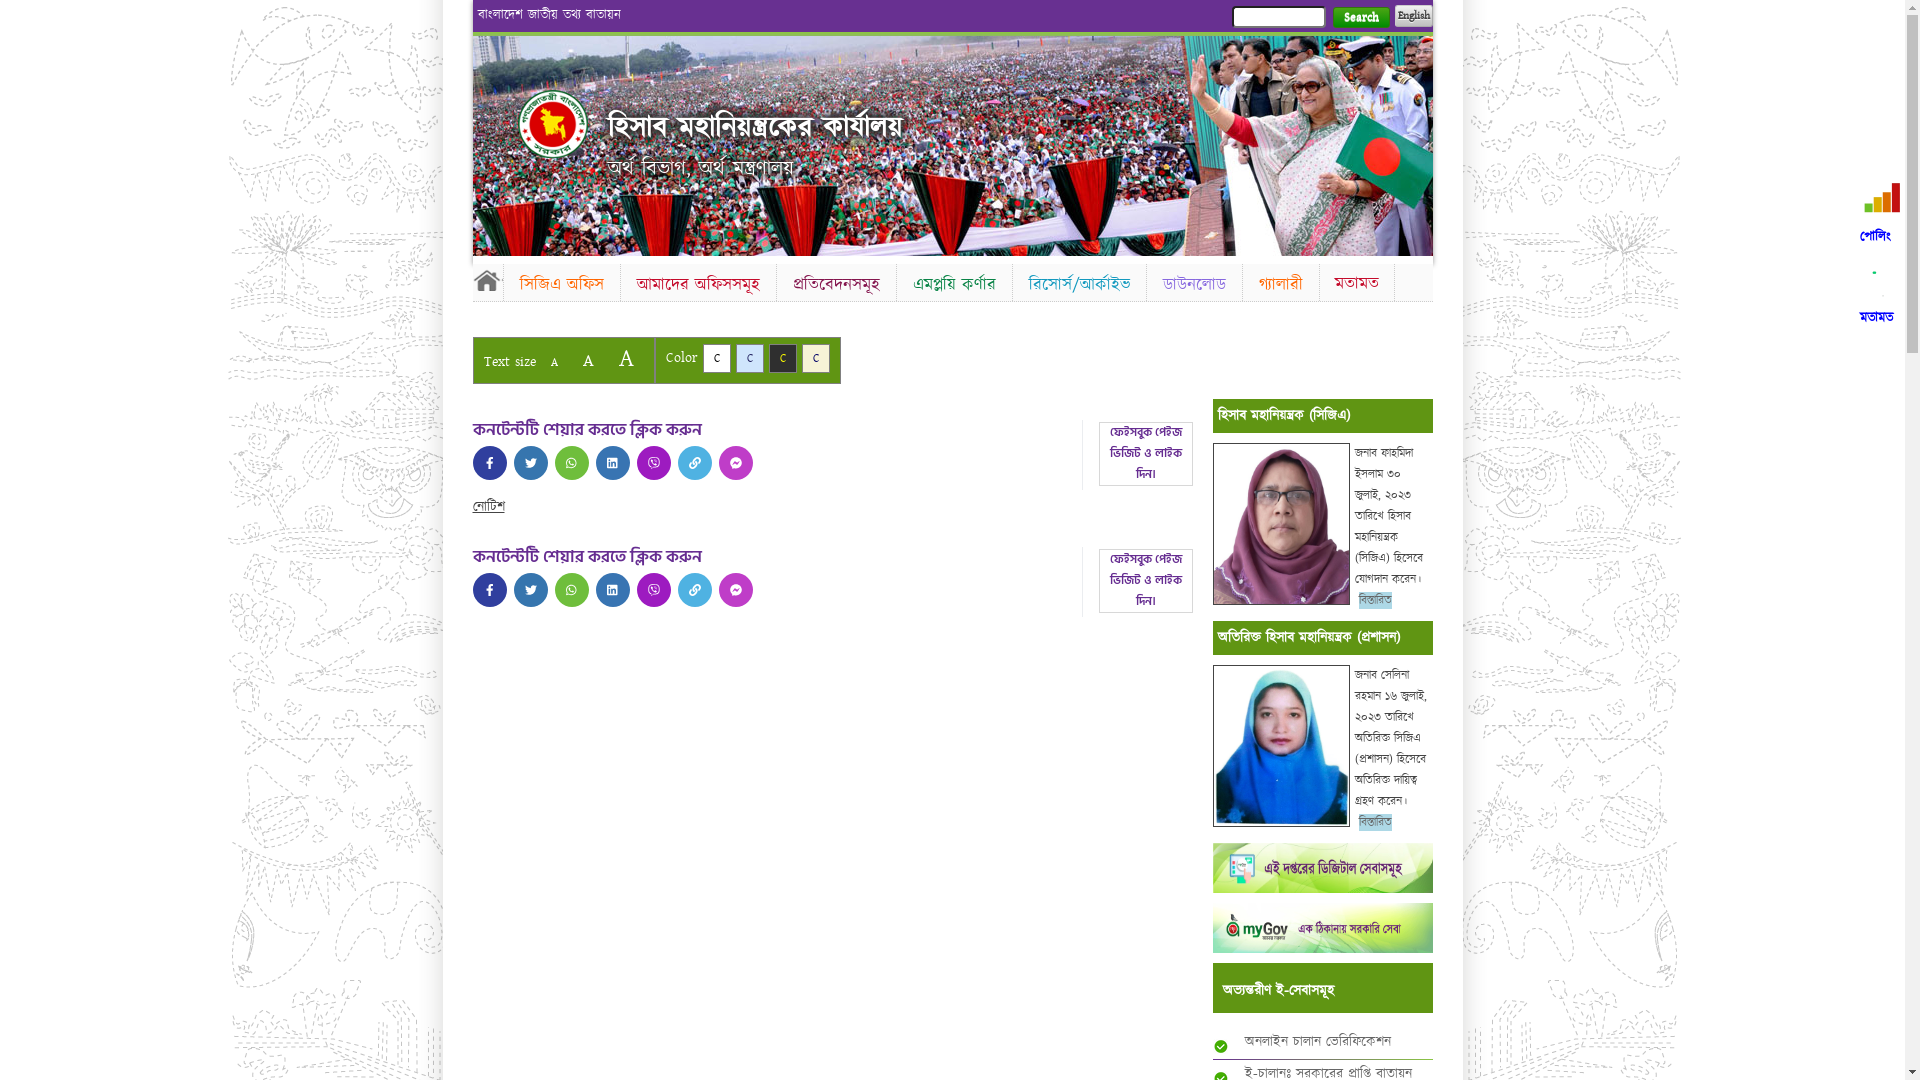 This screenshot has width=1920, height=1080. Describe the element at coordinates (553, 362) in the screenshot. I see `'A'` at that location.